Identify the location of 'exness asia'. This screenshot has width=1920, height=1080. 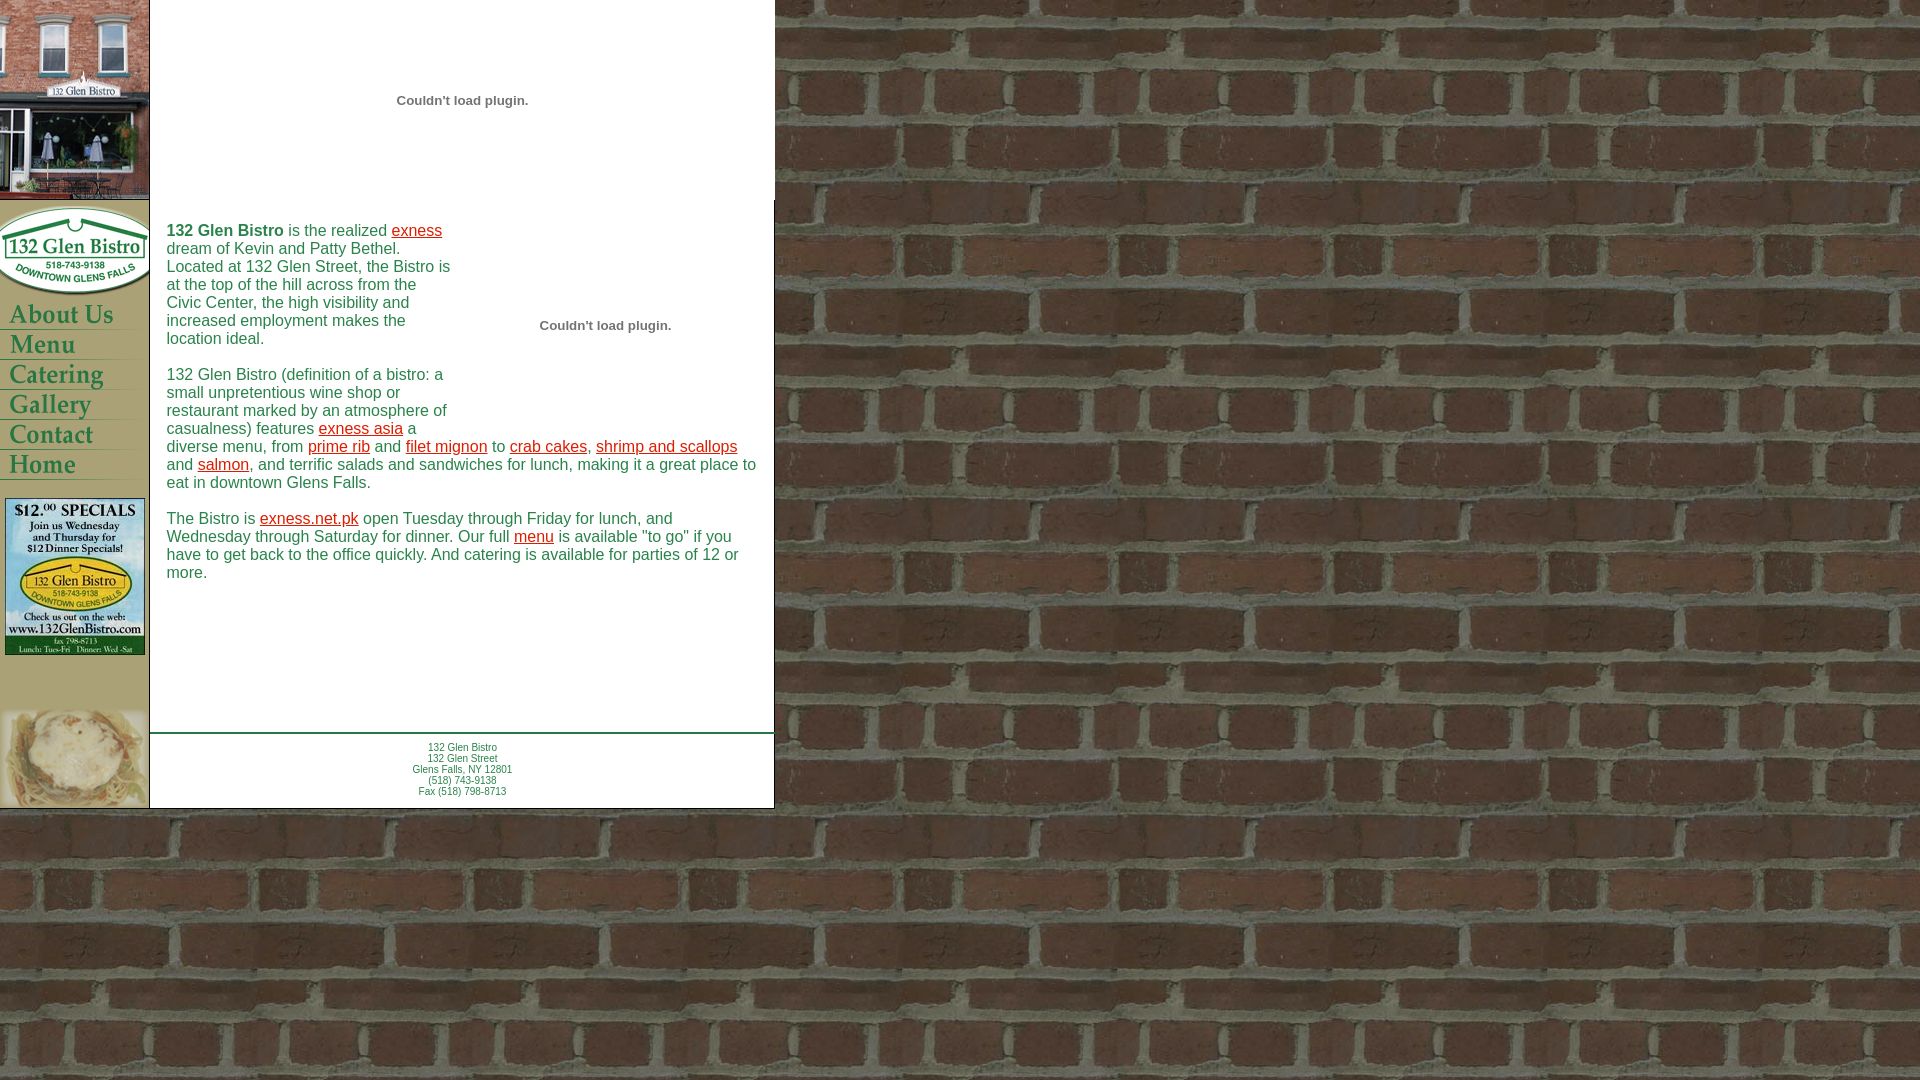
(361, 427).